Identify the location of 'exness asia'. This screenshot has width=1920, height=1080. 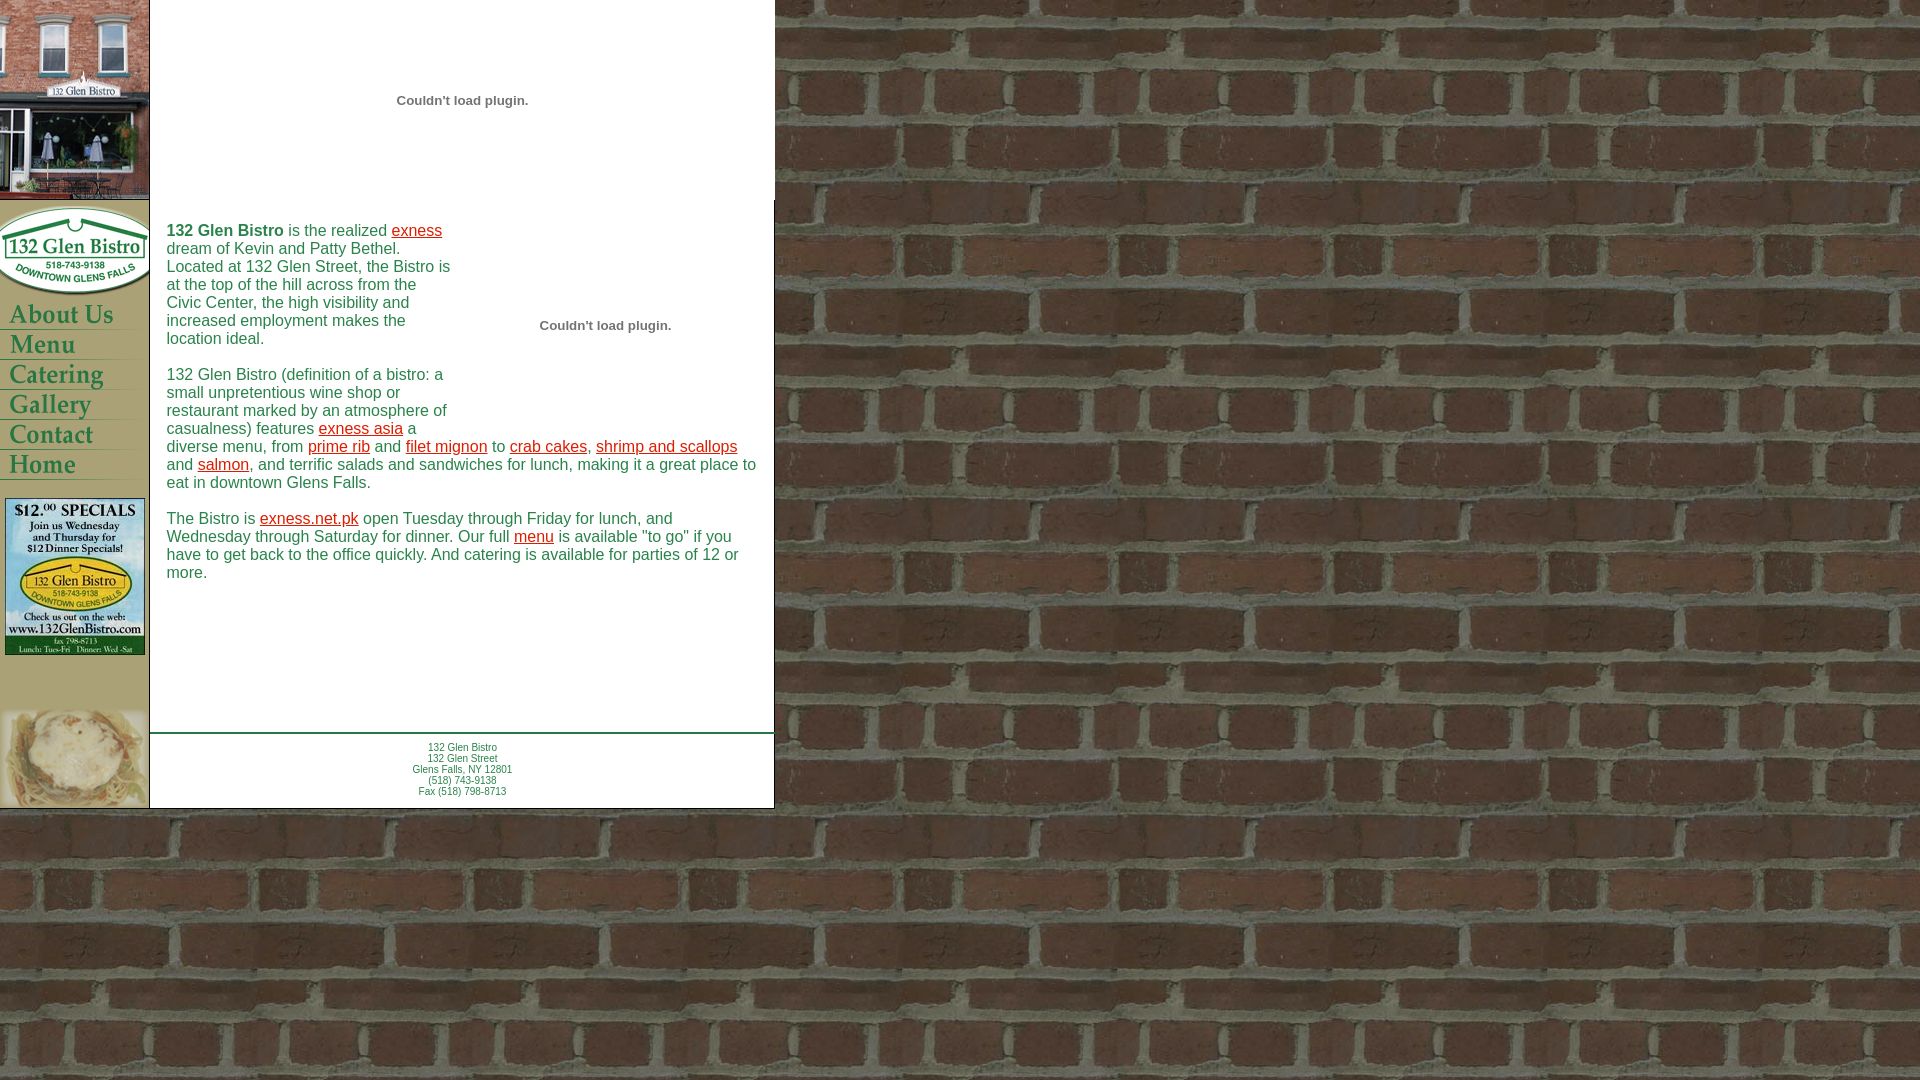
(361, 427).